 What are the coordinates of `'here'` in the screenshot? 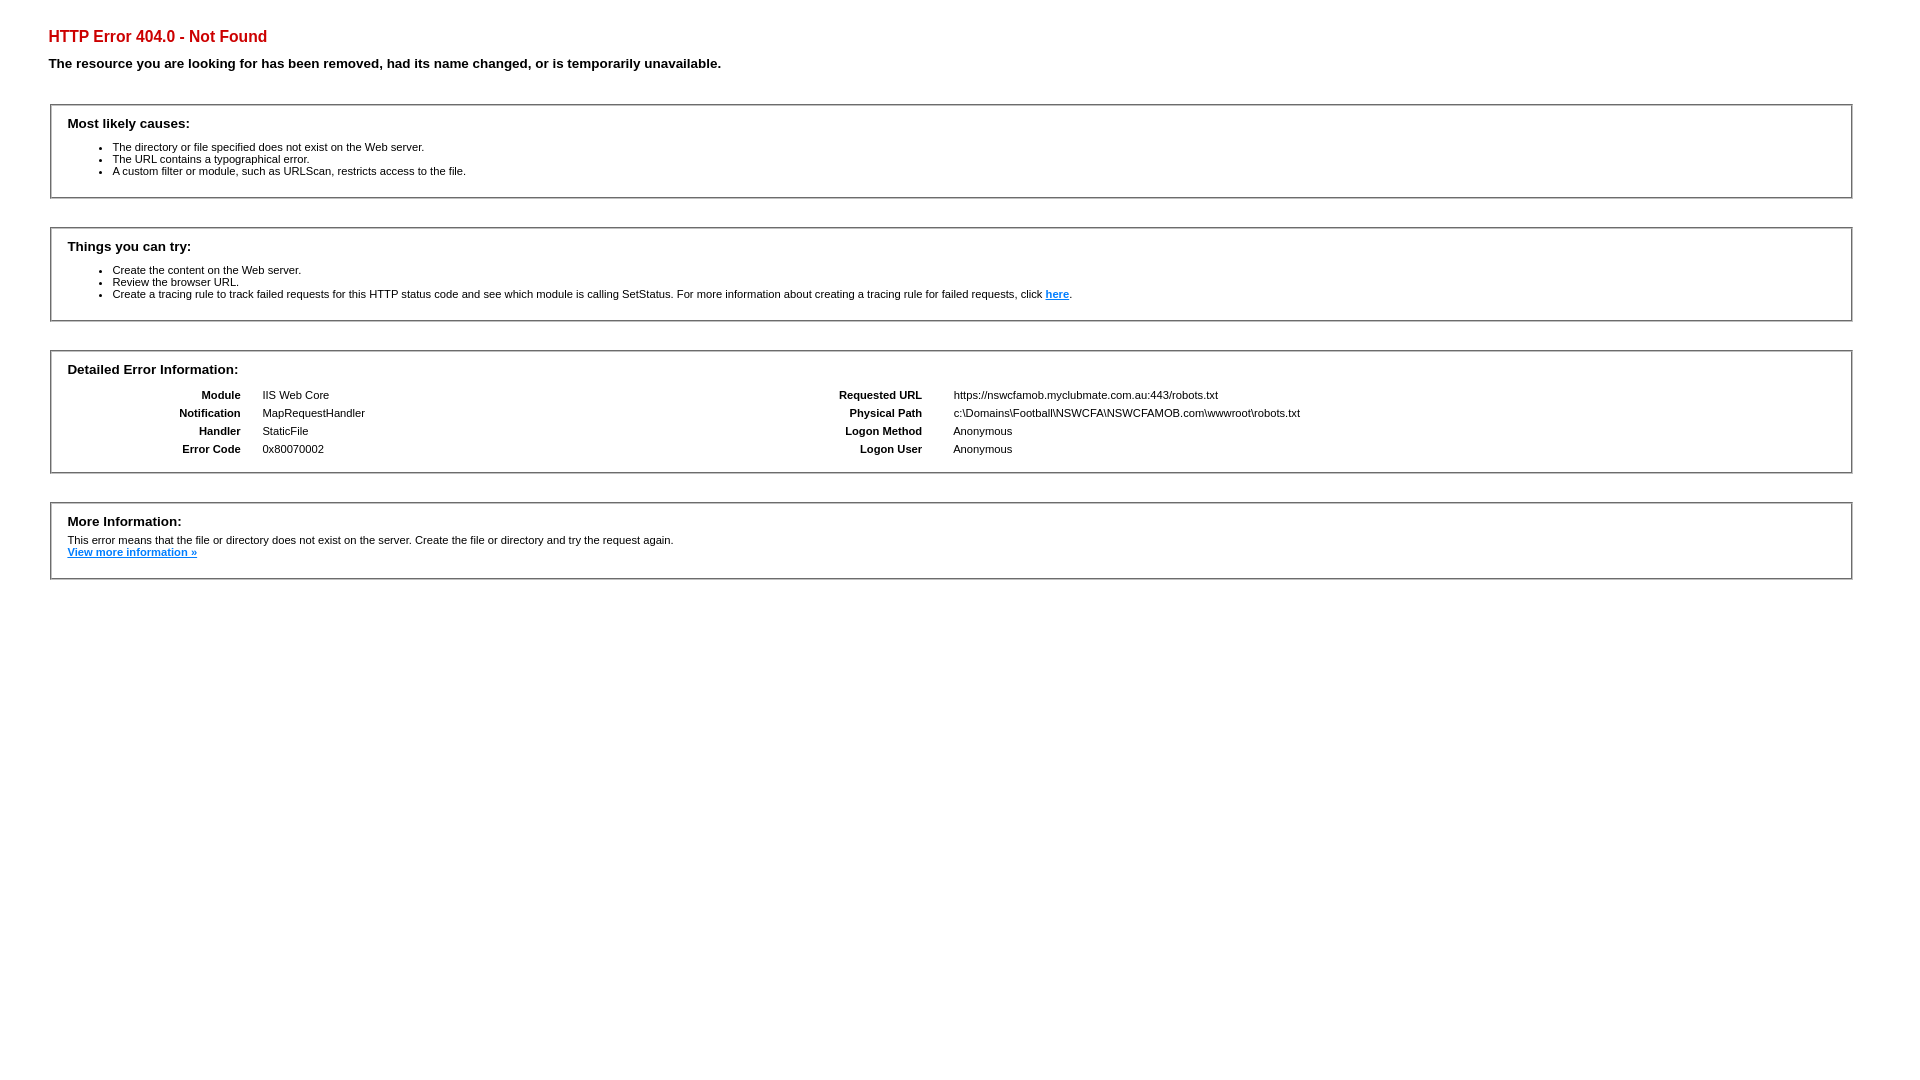 It's located at (1045, 293).